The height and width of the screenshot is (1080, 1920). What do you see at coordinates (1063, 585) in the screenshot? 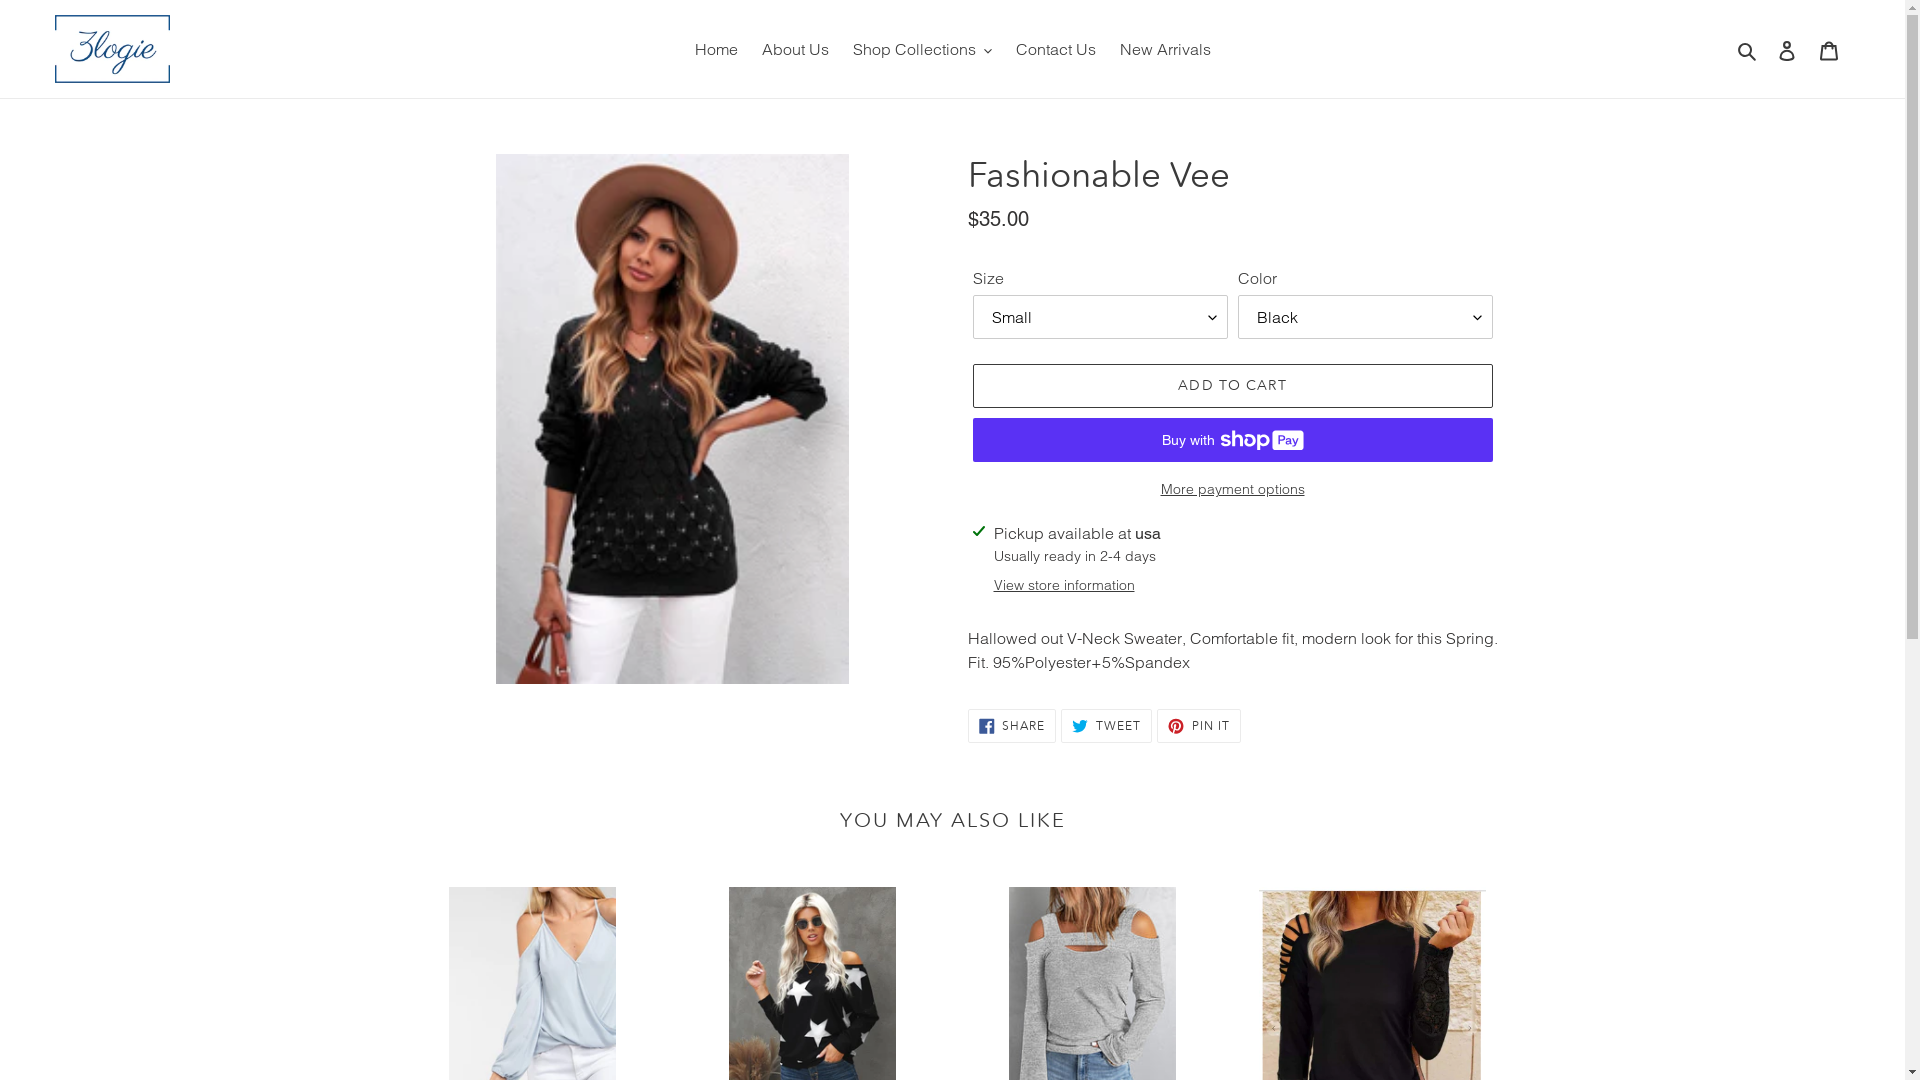
I see `'View store information'` at bounding box center [1063, 585].